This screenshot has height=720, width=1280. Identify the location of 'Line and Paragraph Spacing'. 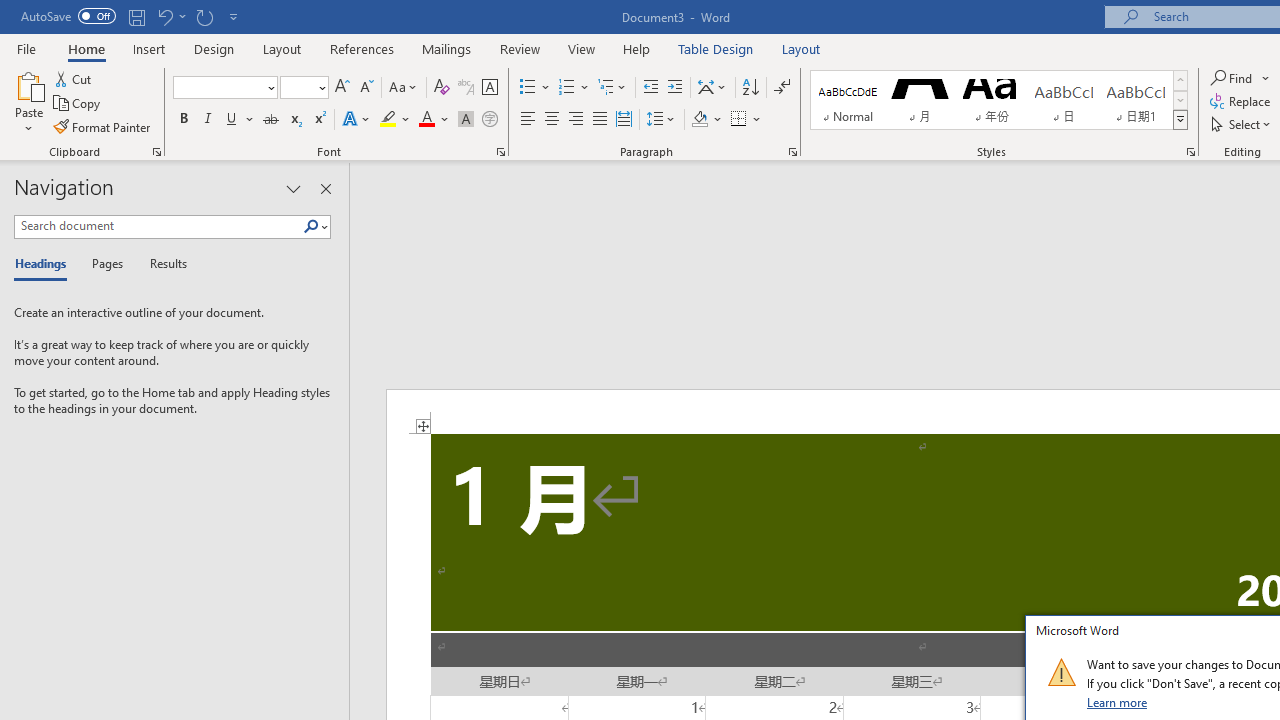
(661, 119).